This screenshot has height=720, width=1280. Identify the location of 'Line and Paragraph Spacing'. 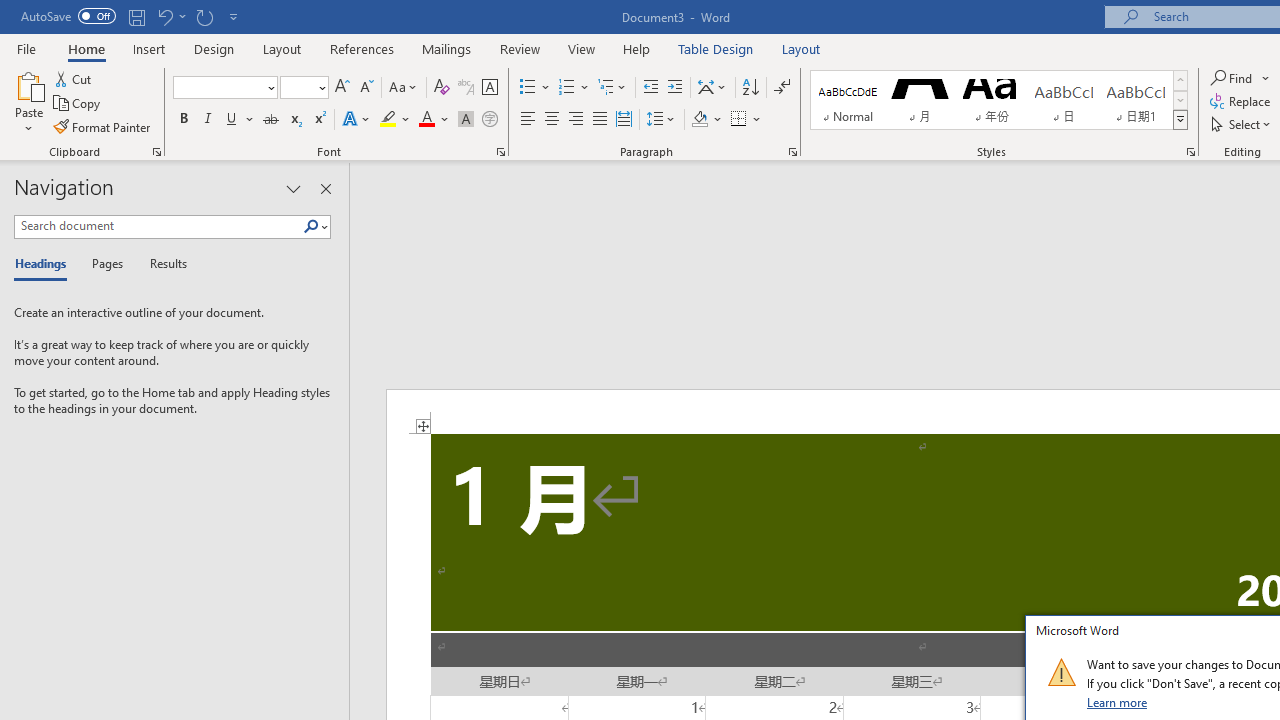
(661, 119).